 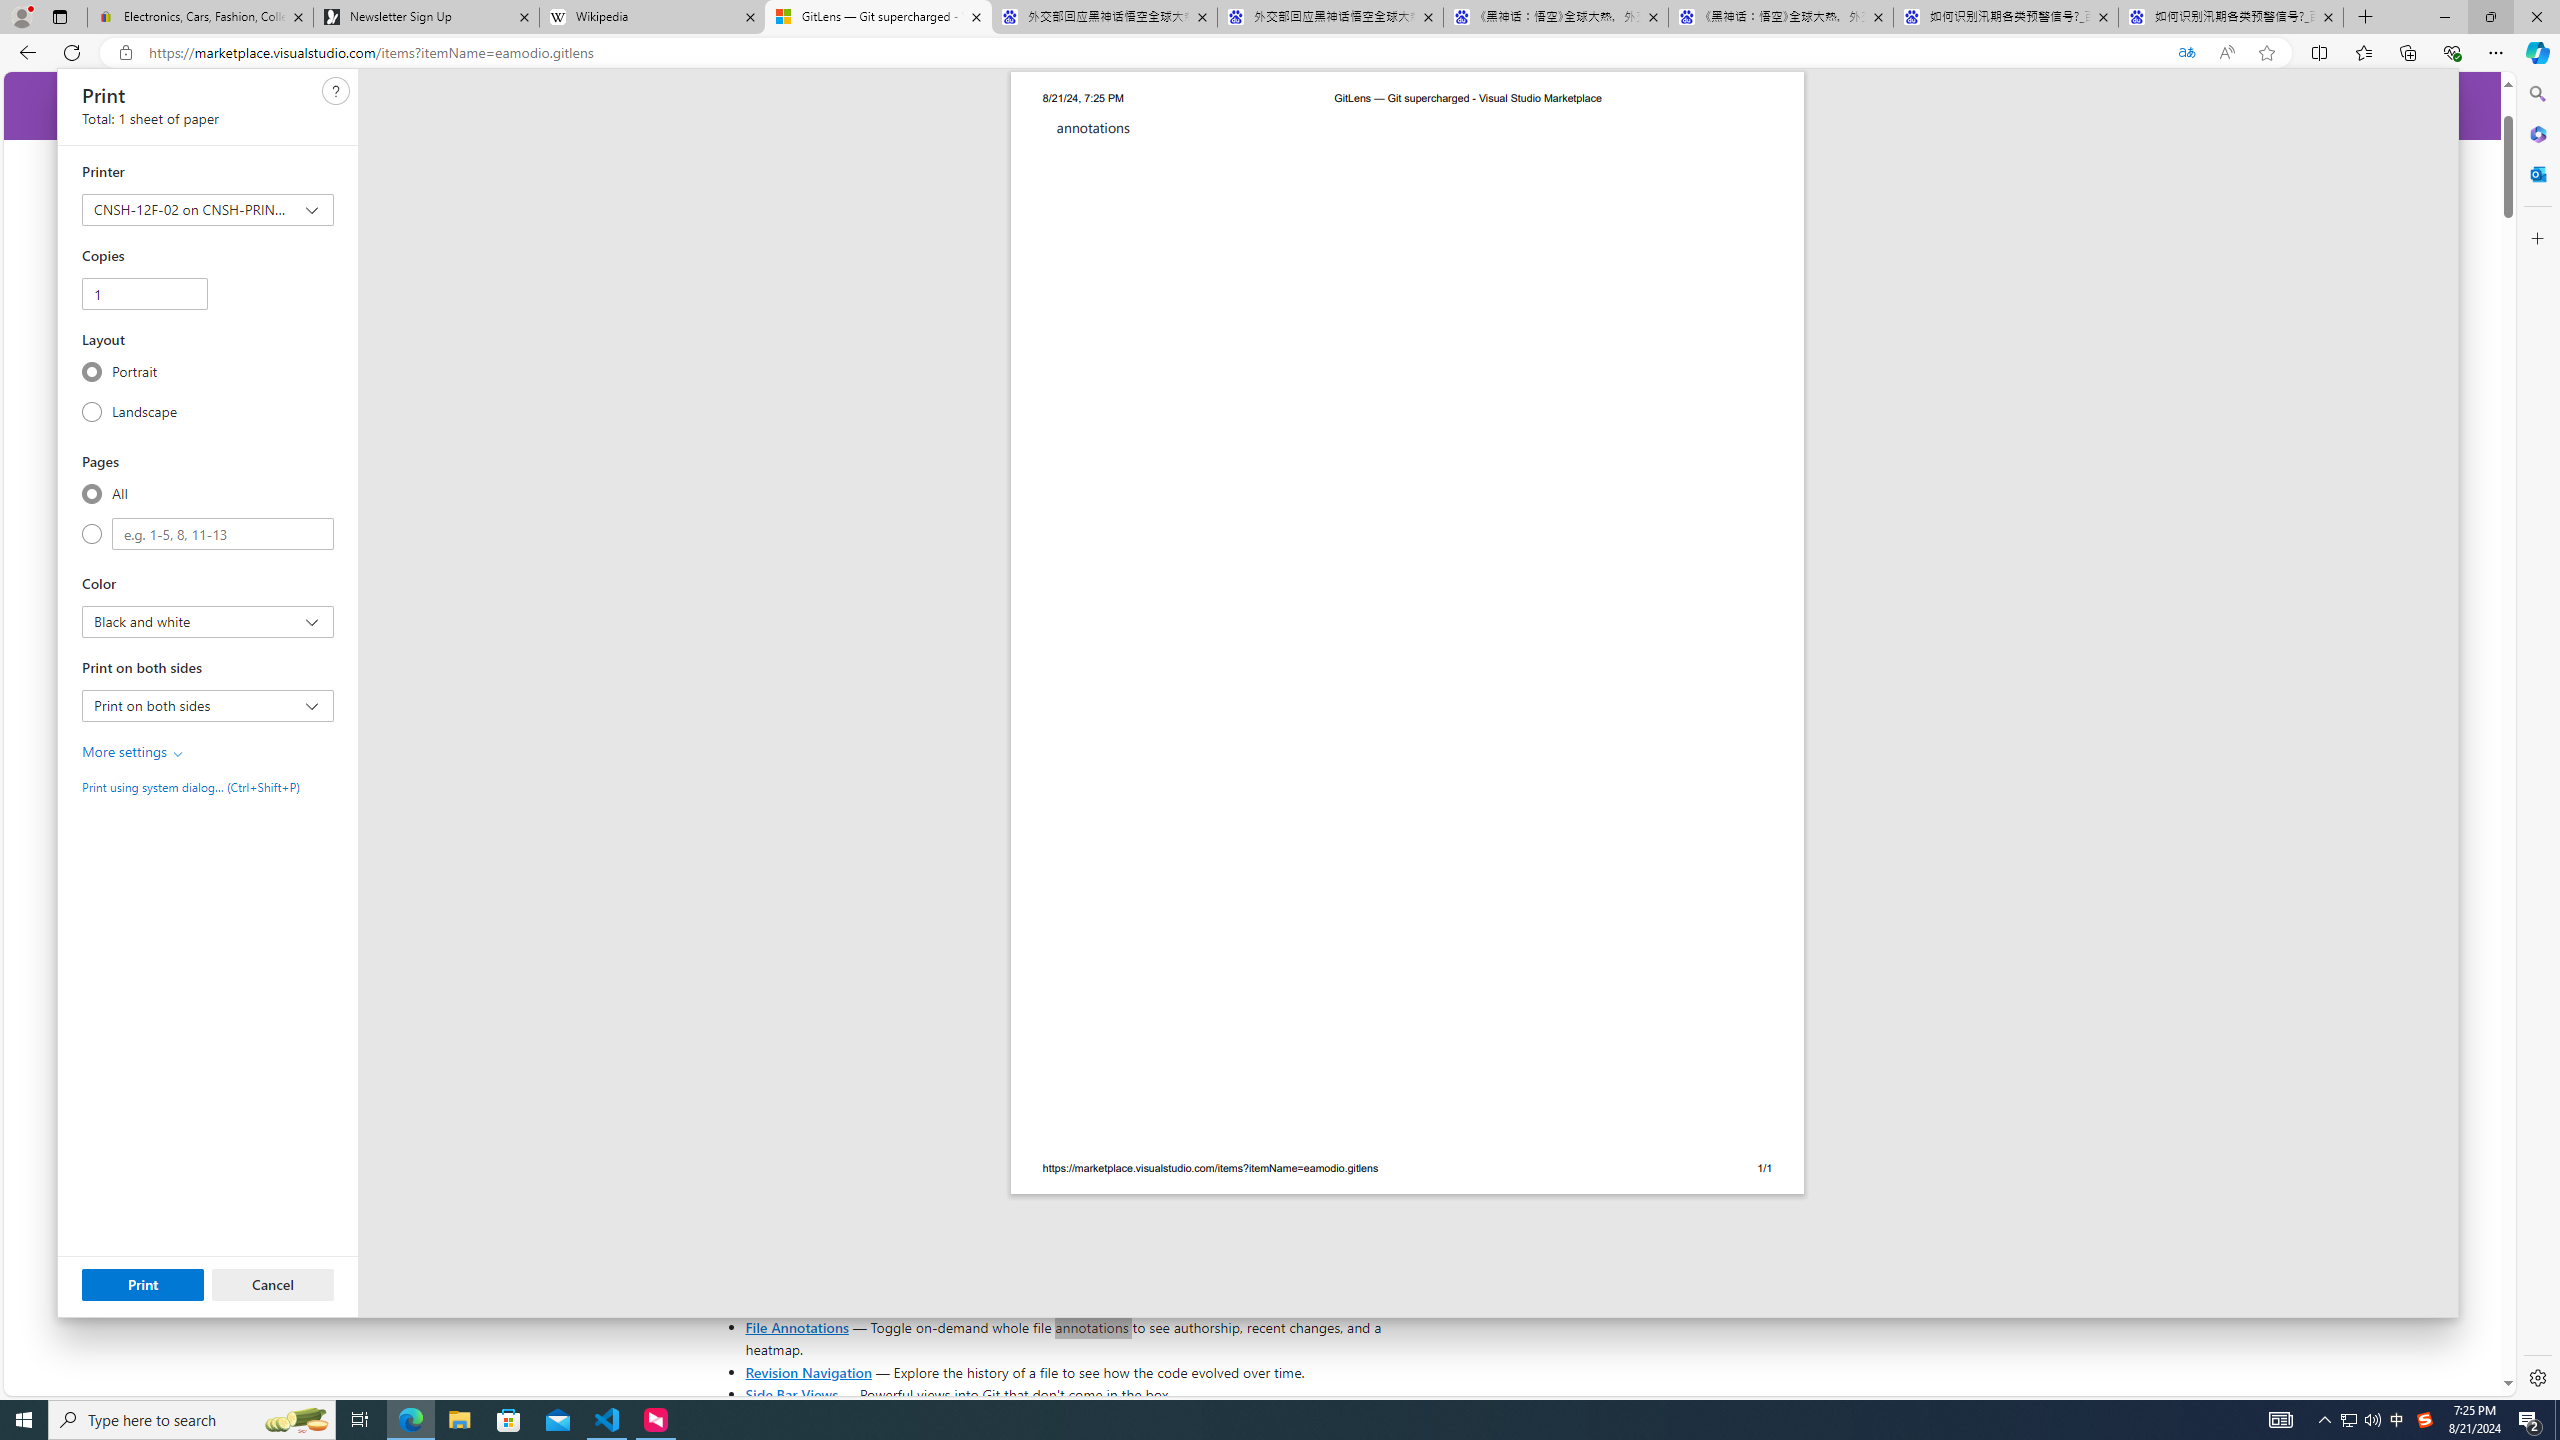 I want to click on 'Printer CNSH-12F-02 on CNSH-PRINT-01', so click(x=207, y=210).